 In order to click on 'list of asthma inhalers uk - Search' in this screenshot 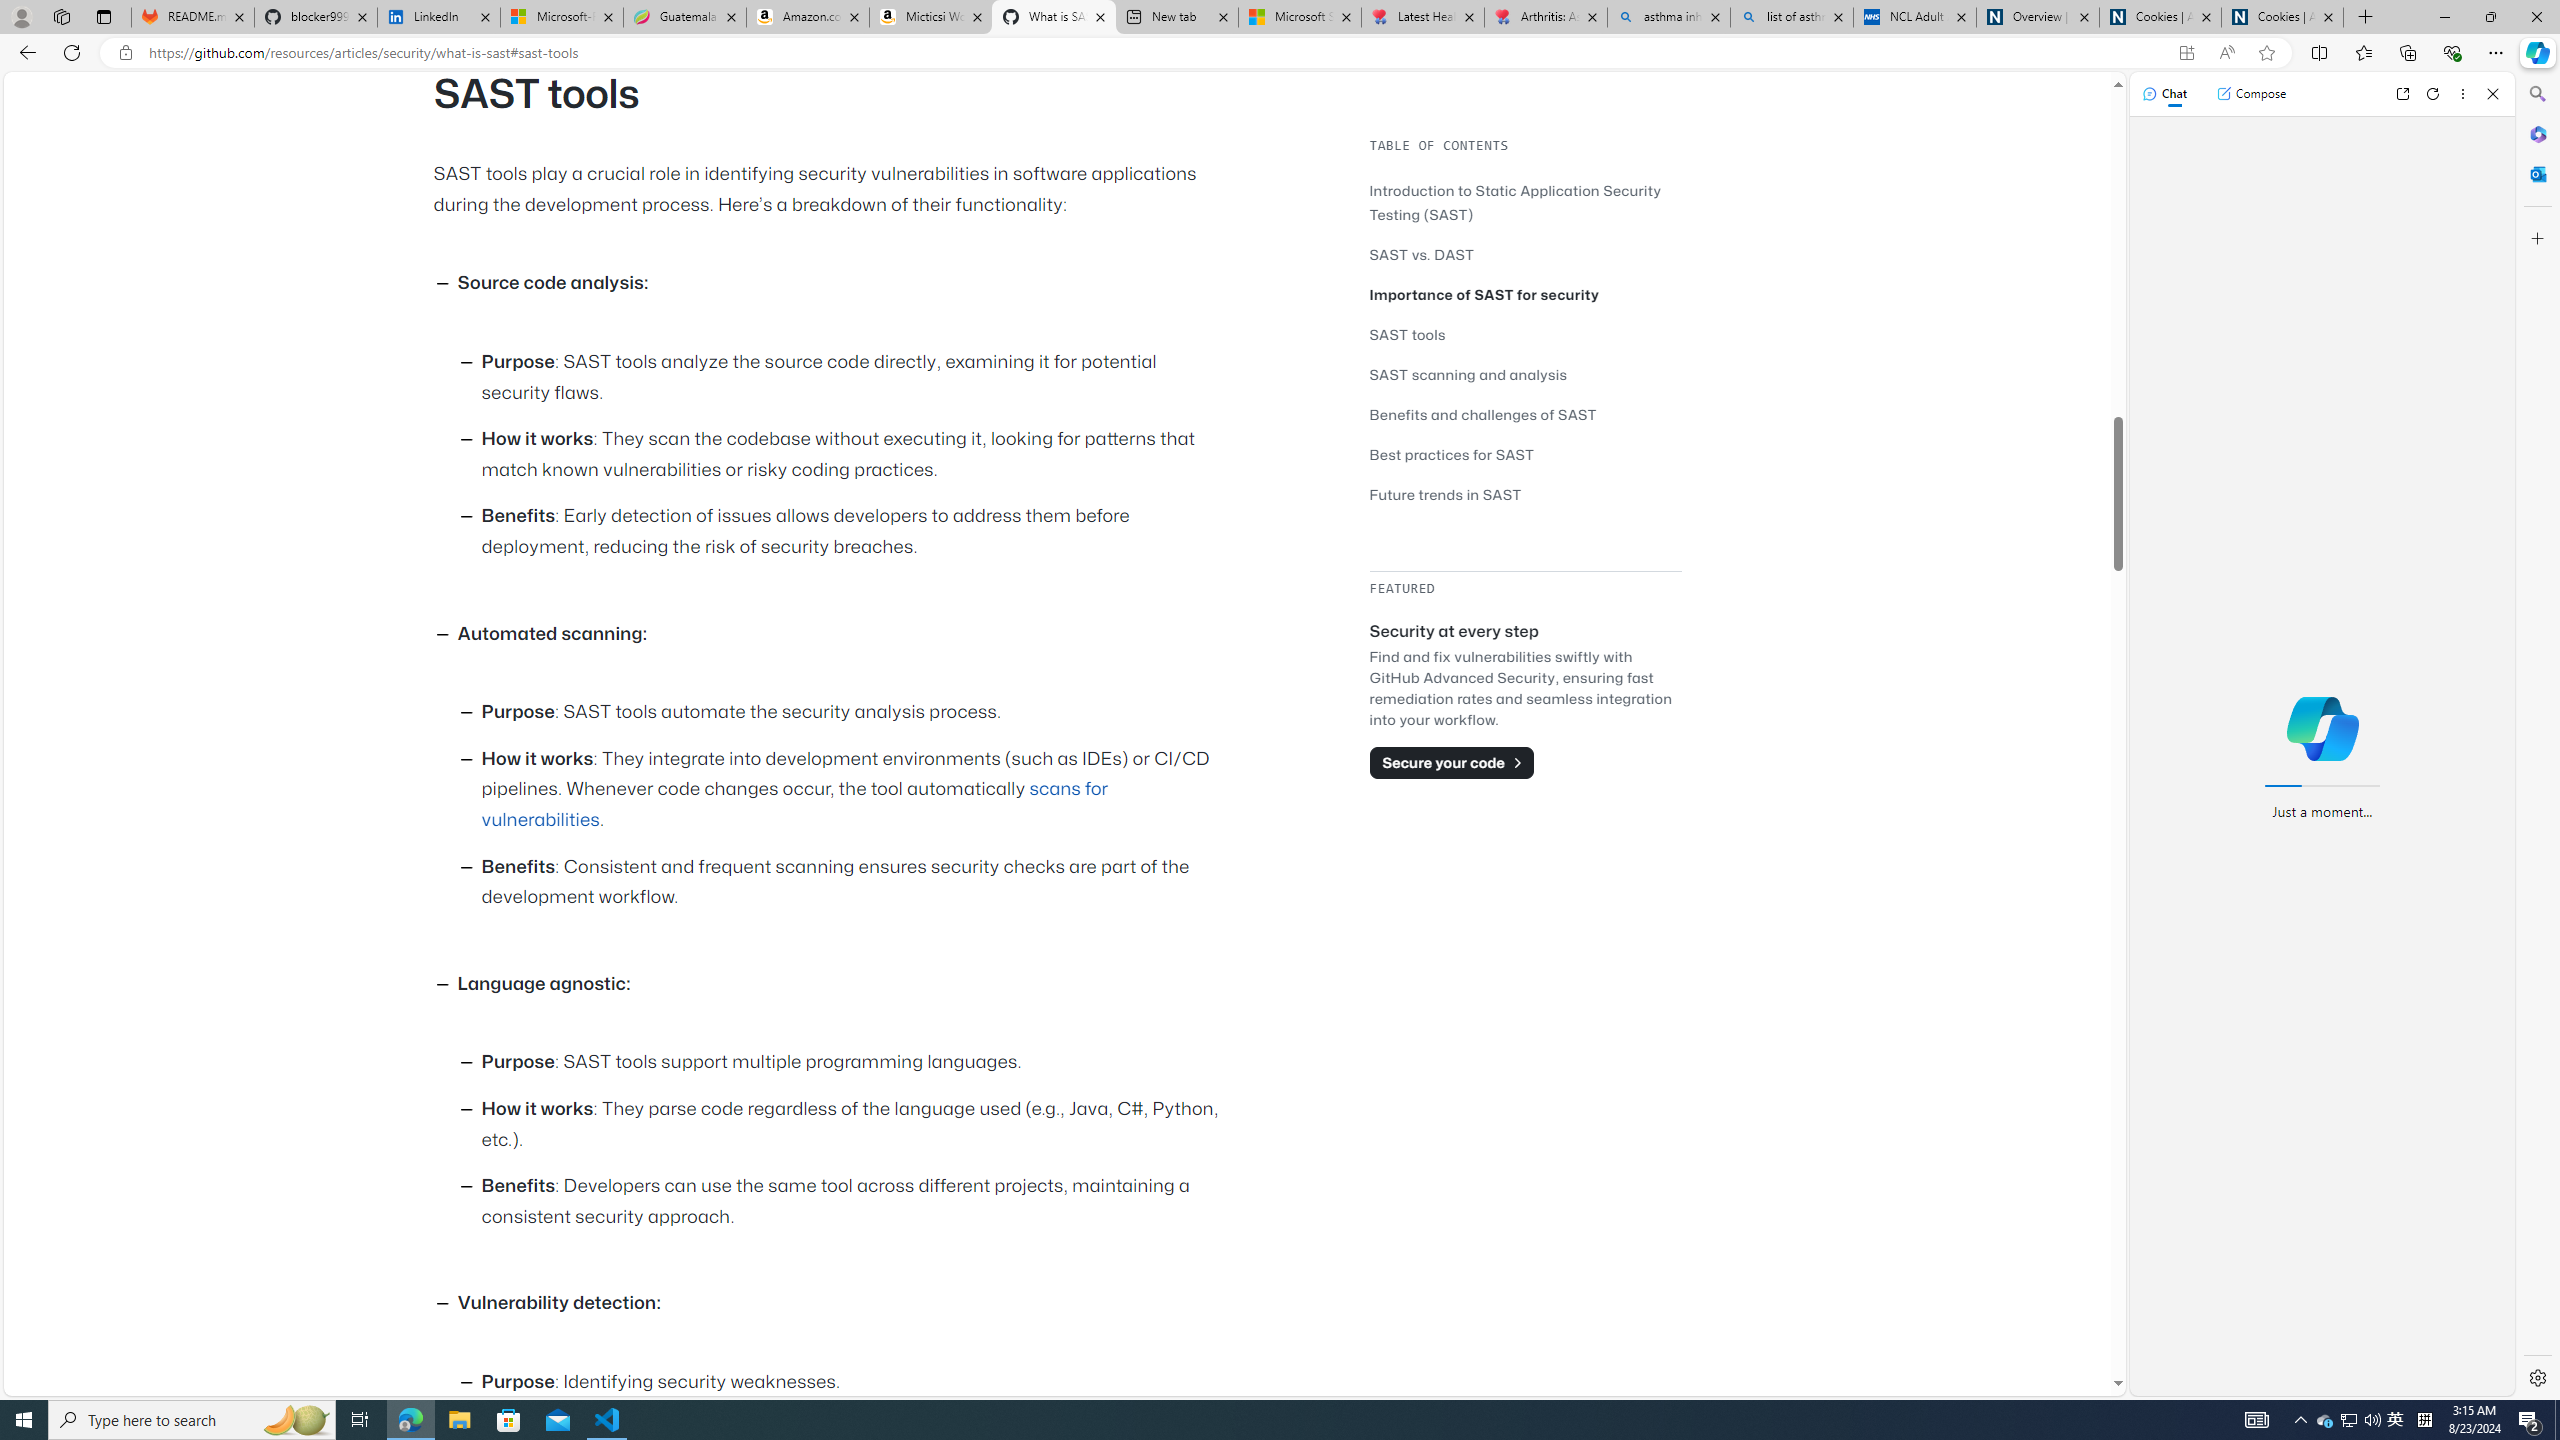, I will do `click(1791, 16)`.